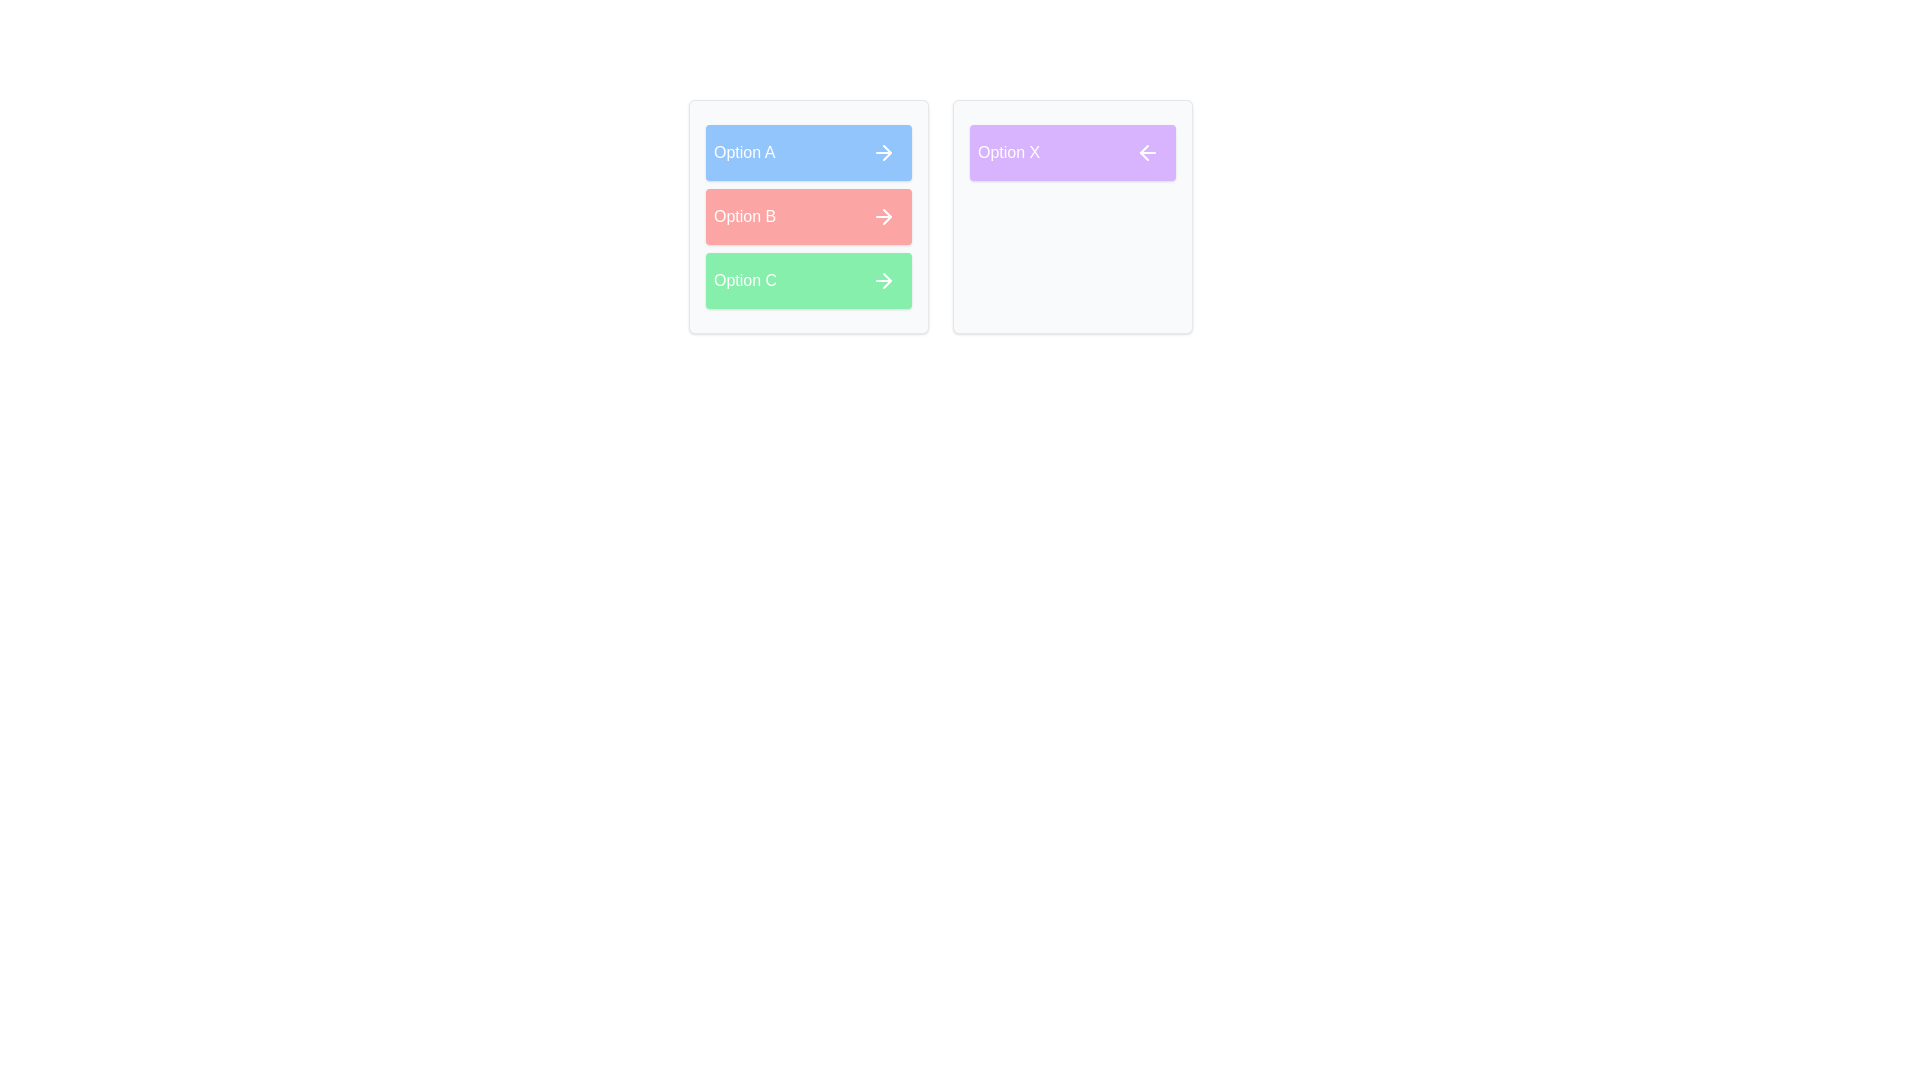 This screenshot has height=1080, width=1920. I want to click on the item Option C in the source list to view its details, so click(809, 281).